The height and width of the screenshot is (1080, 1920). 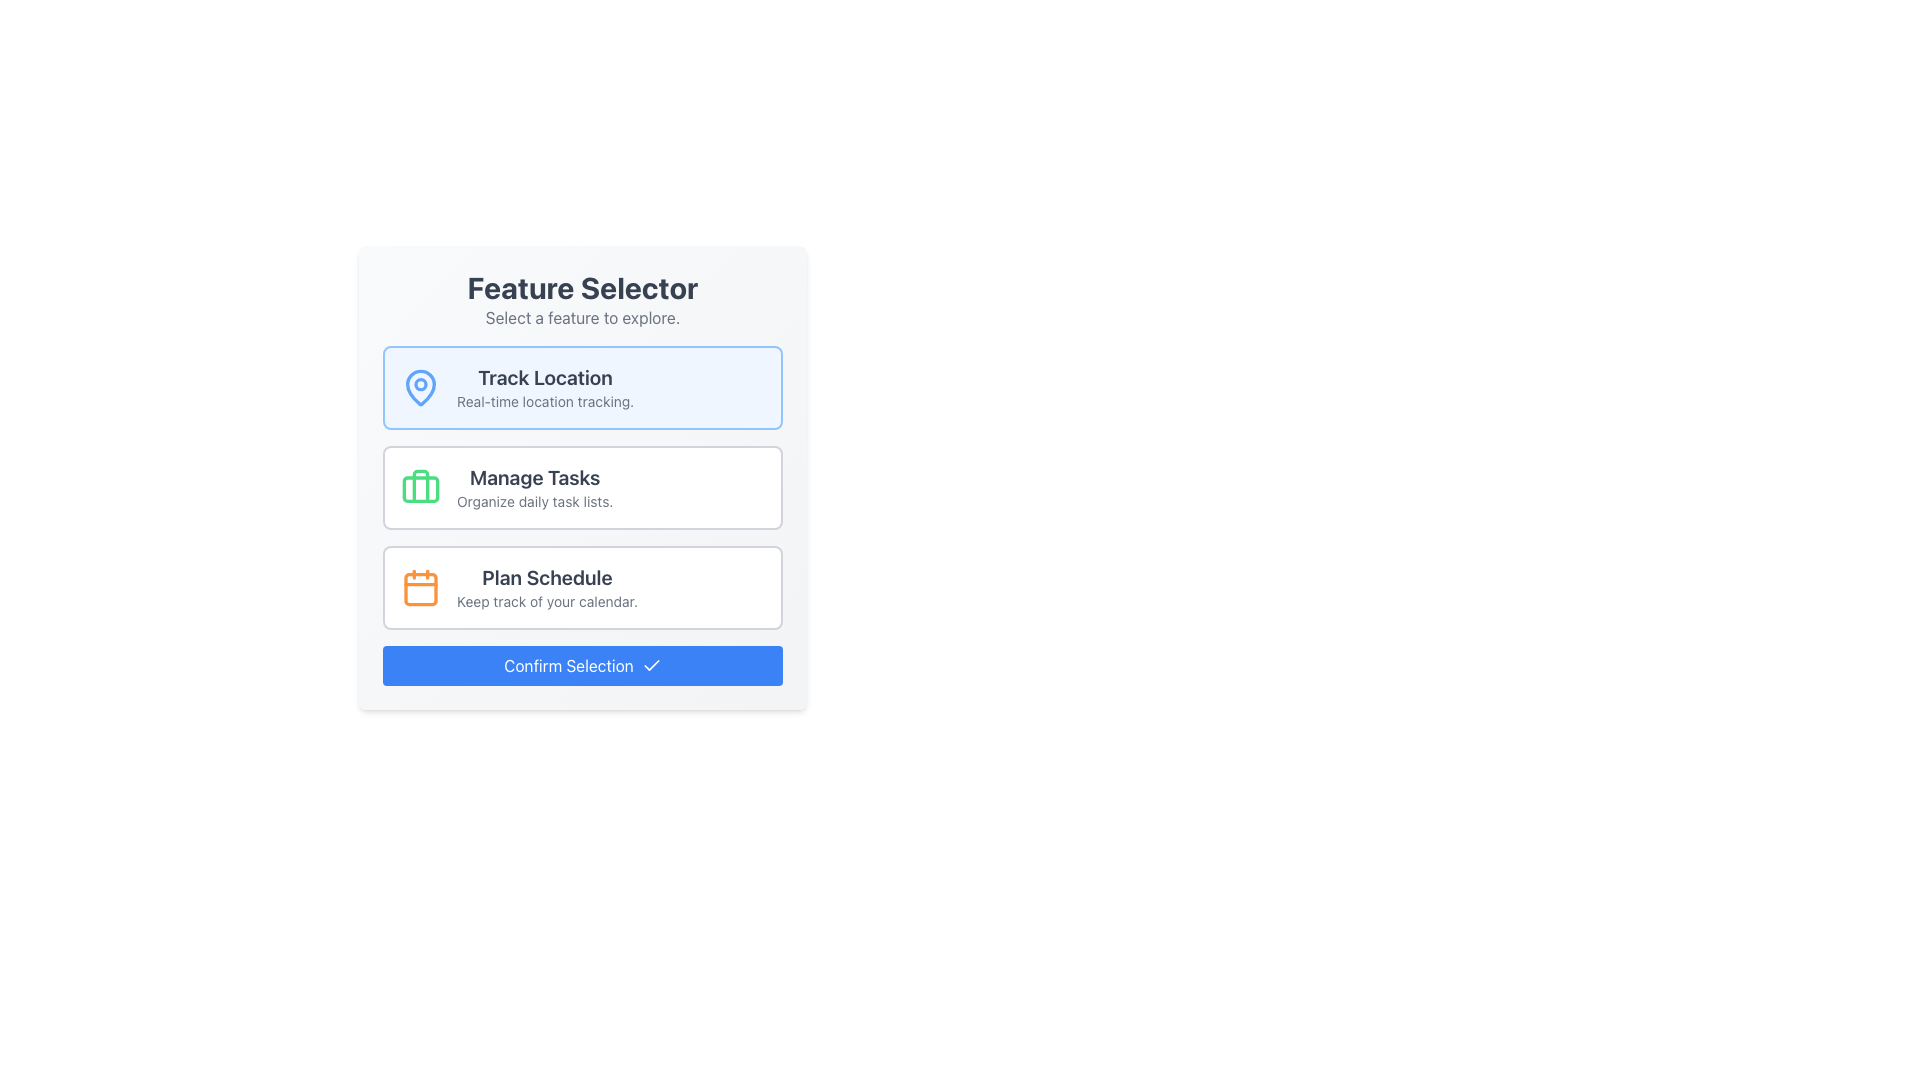 I want to click on the descriptive text 'Keep track of your calendar.' which is positioned below the heading 'Plan Schedule', so click(x=547, y=600).